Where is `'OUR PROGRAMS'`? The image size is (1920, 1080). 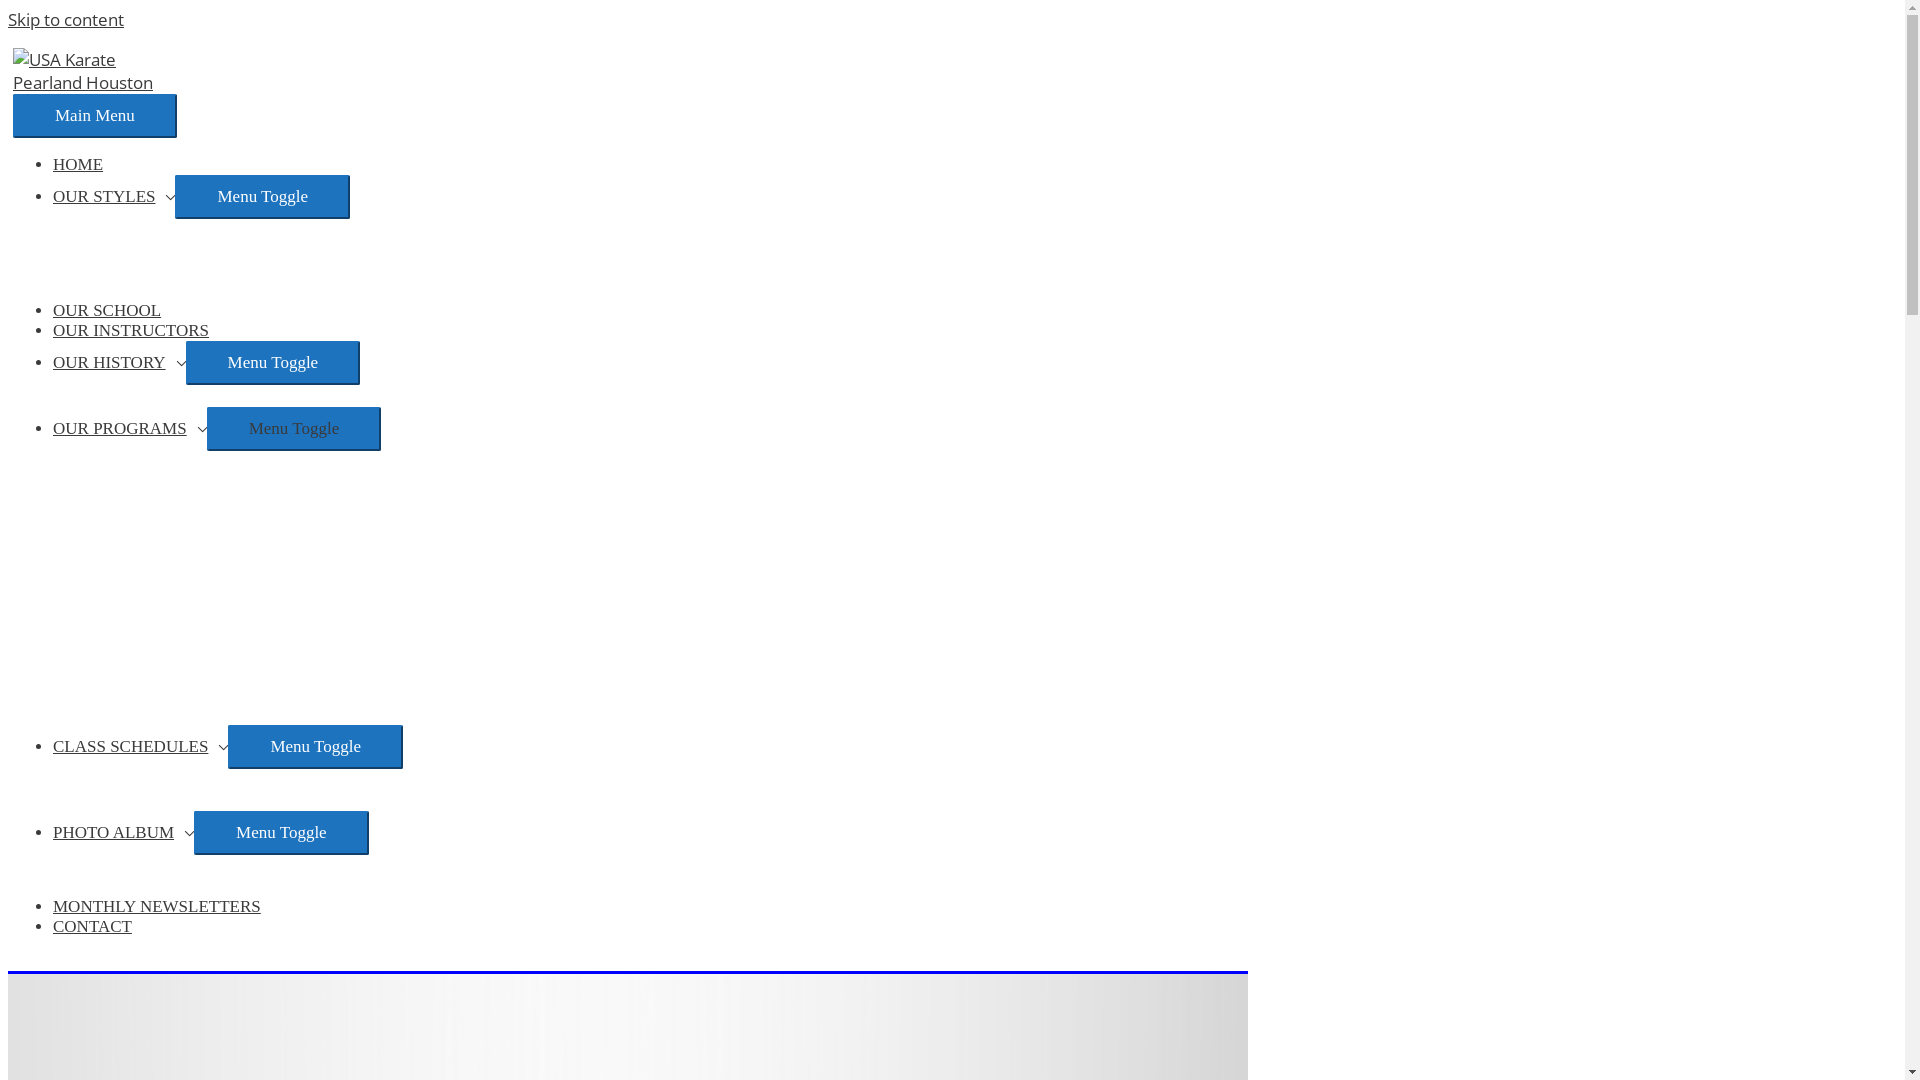
'OUR PROGRAMS' is located at coordinates (128, 427).